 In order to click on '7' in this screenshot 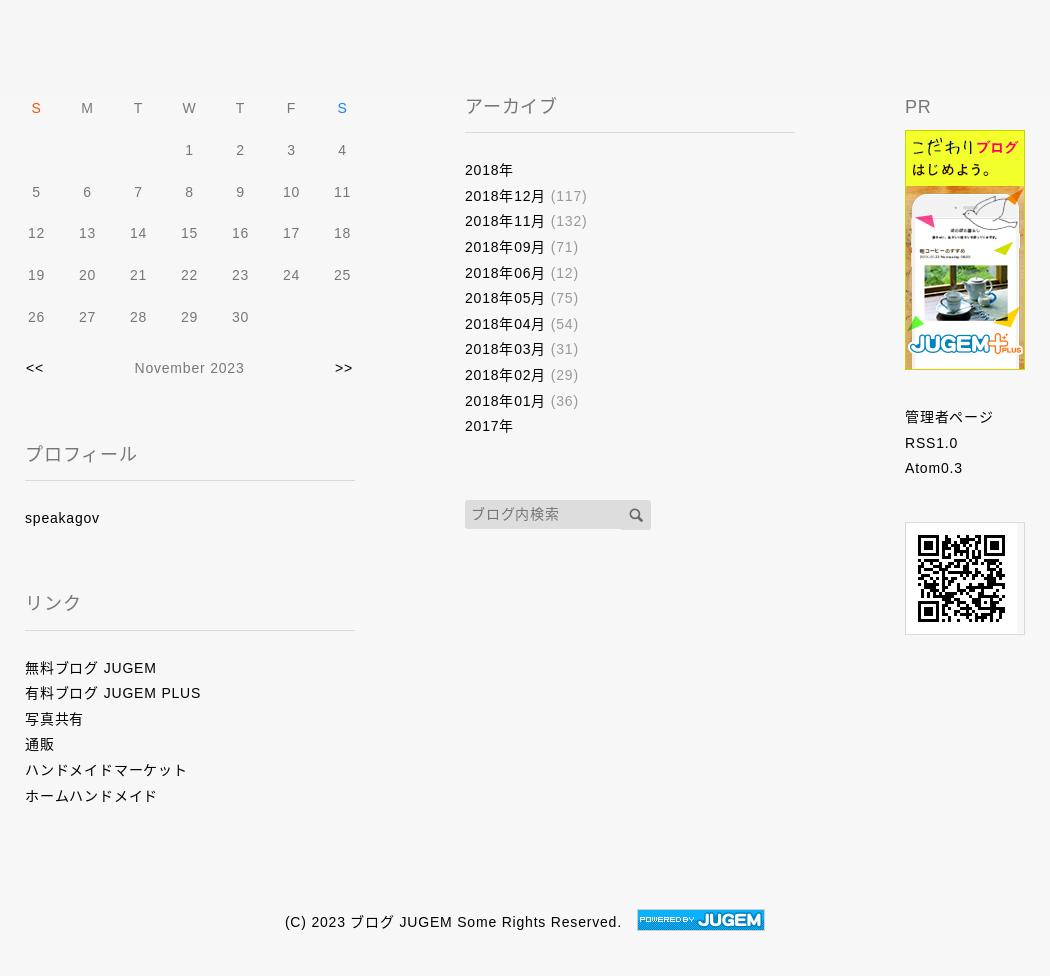, I will do `click(136, 190)`.